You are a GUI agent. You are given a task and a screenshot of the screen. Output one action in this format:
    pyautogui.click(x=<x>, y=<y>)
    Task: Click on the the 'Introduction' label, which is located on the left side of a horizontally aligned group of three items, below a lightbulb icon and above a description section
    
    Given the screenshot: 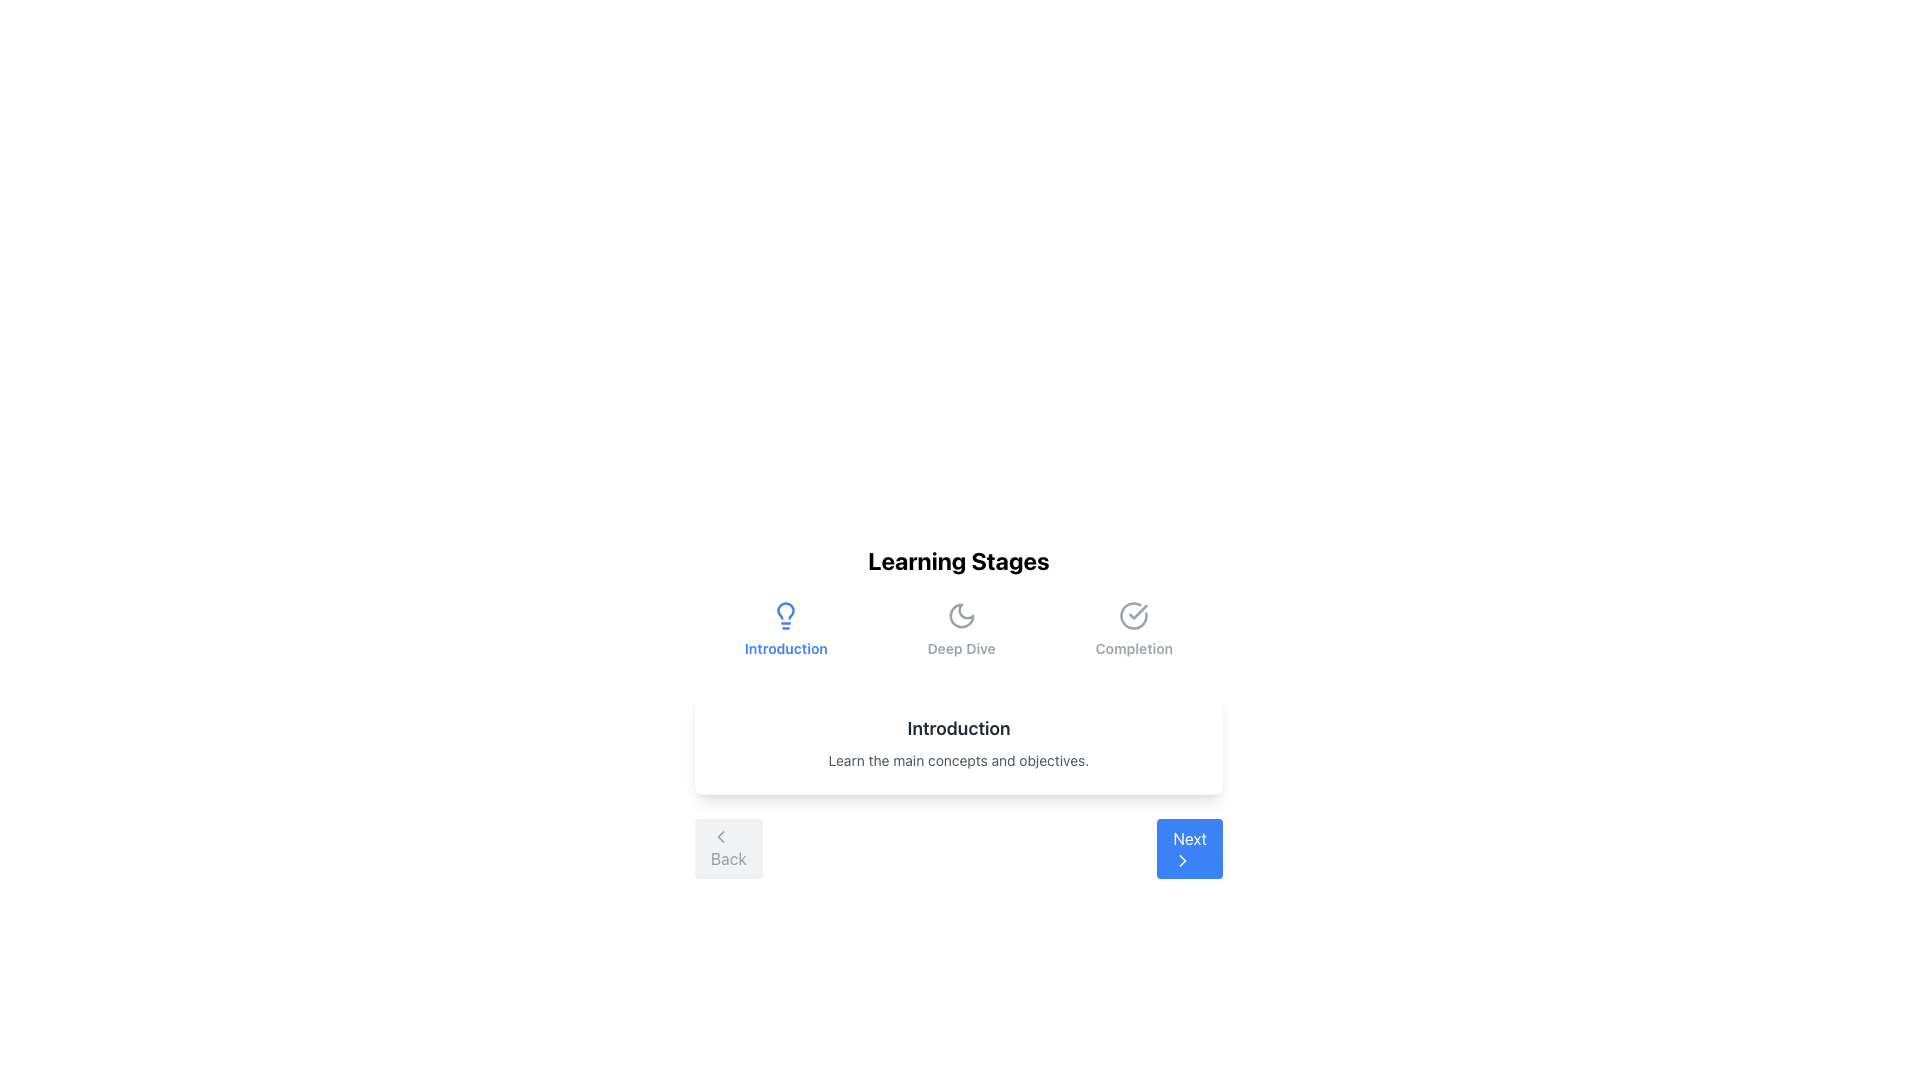 What is the action you would take?
    pyautogui.click(x=785, y=648)
    